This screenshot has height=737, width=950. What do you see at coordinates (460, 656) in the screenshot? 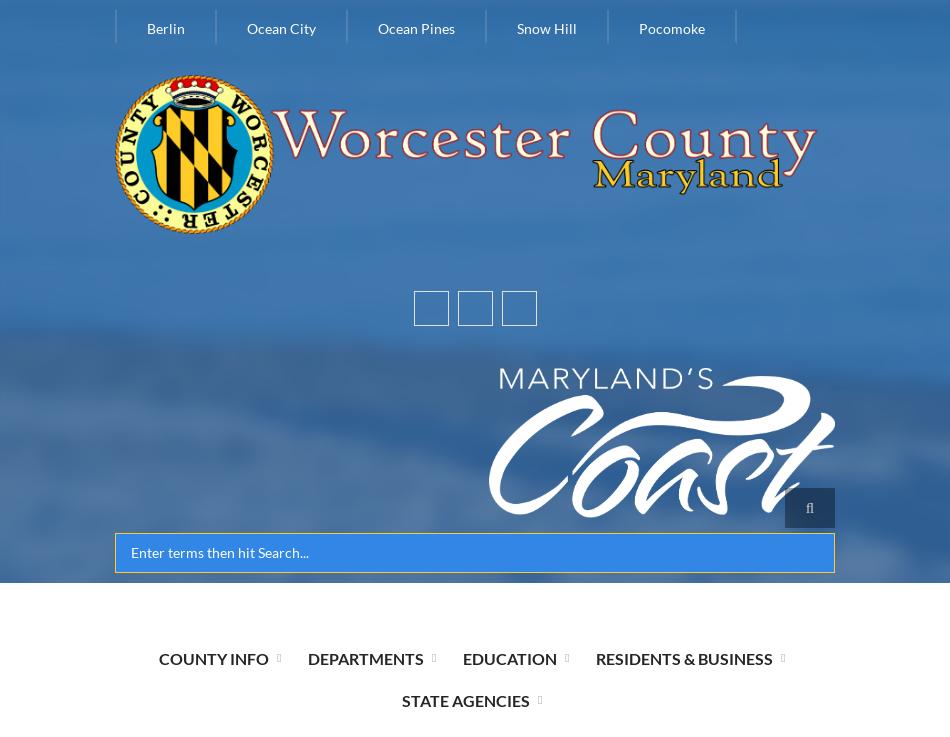
I see `'Education'` at bounding box center [460, 656].